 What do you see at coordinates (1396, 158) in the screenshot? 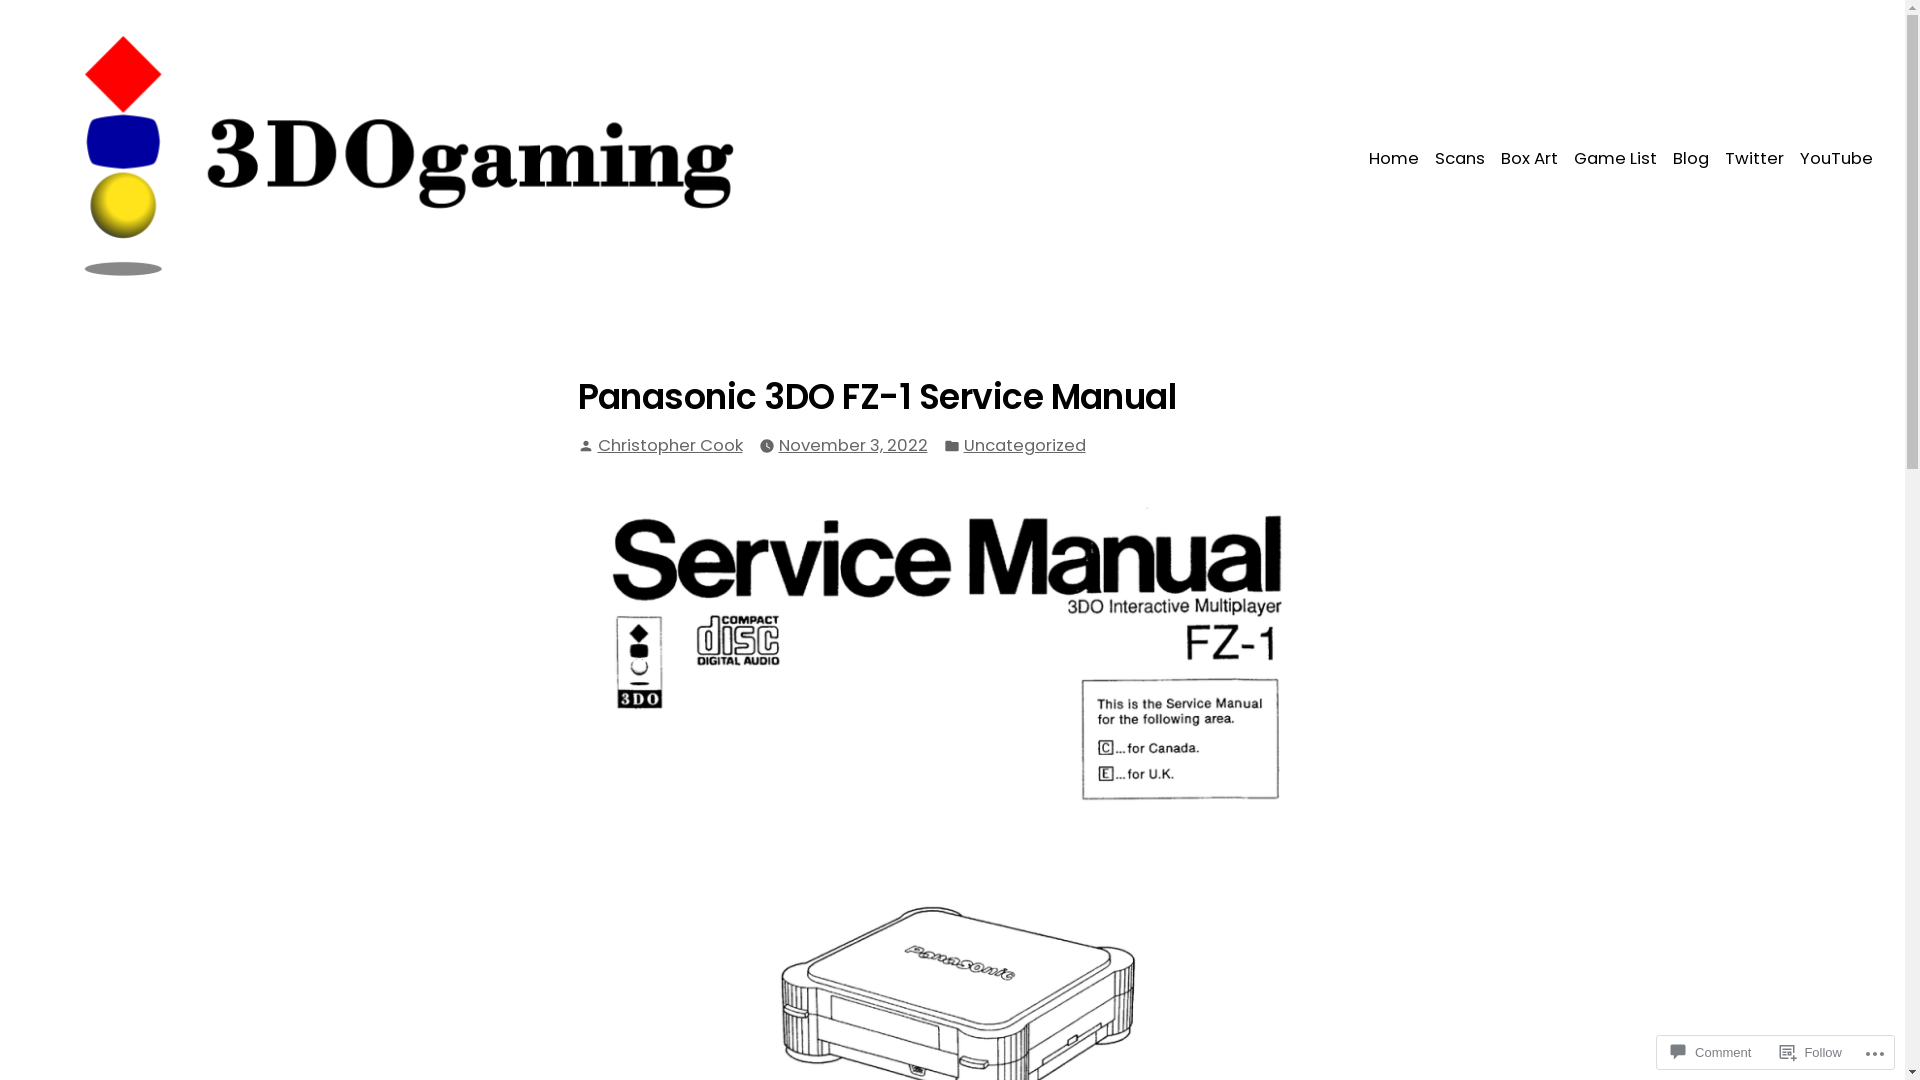
I see `'Home'` at bounding box center [1396, 158].